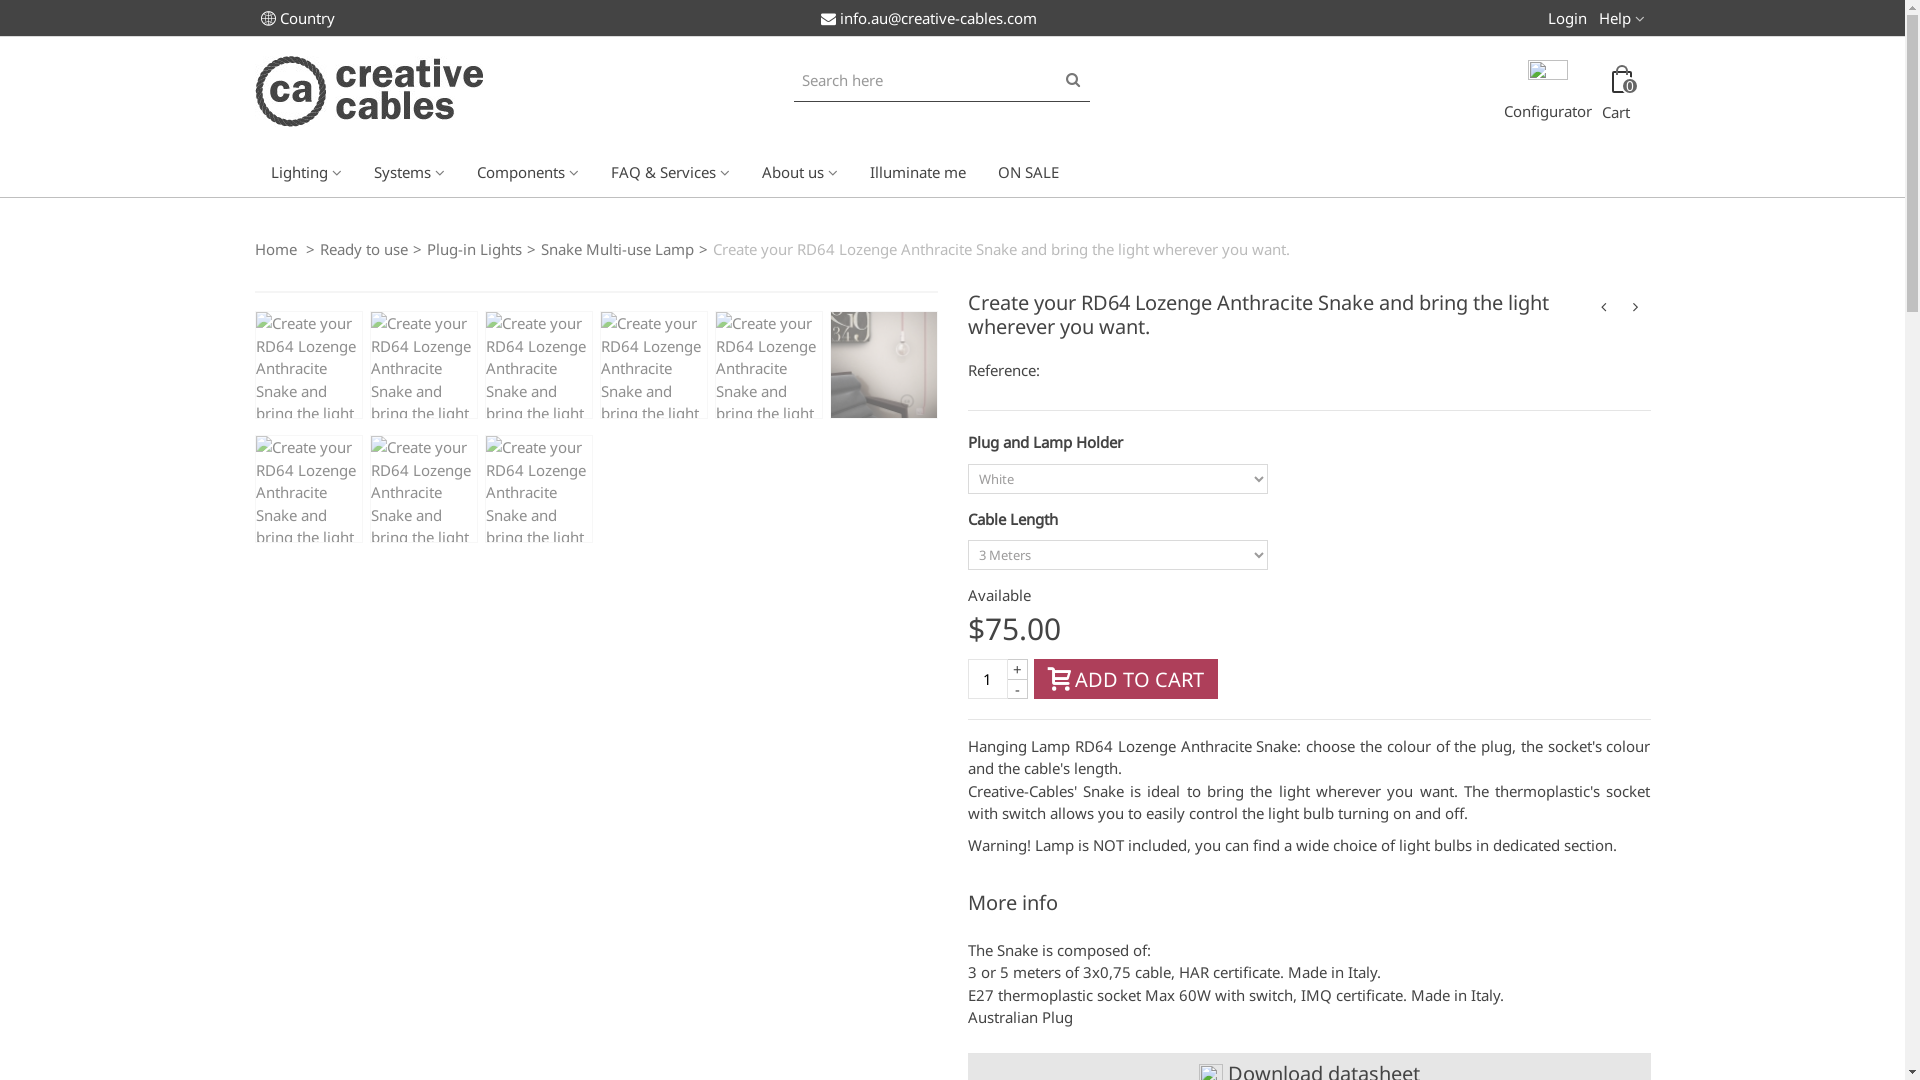  Describe the element at coordinates (527, 169) in the screenshot. I see `'Components'` at that location.